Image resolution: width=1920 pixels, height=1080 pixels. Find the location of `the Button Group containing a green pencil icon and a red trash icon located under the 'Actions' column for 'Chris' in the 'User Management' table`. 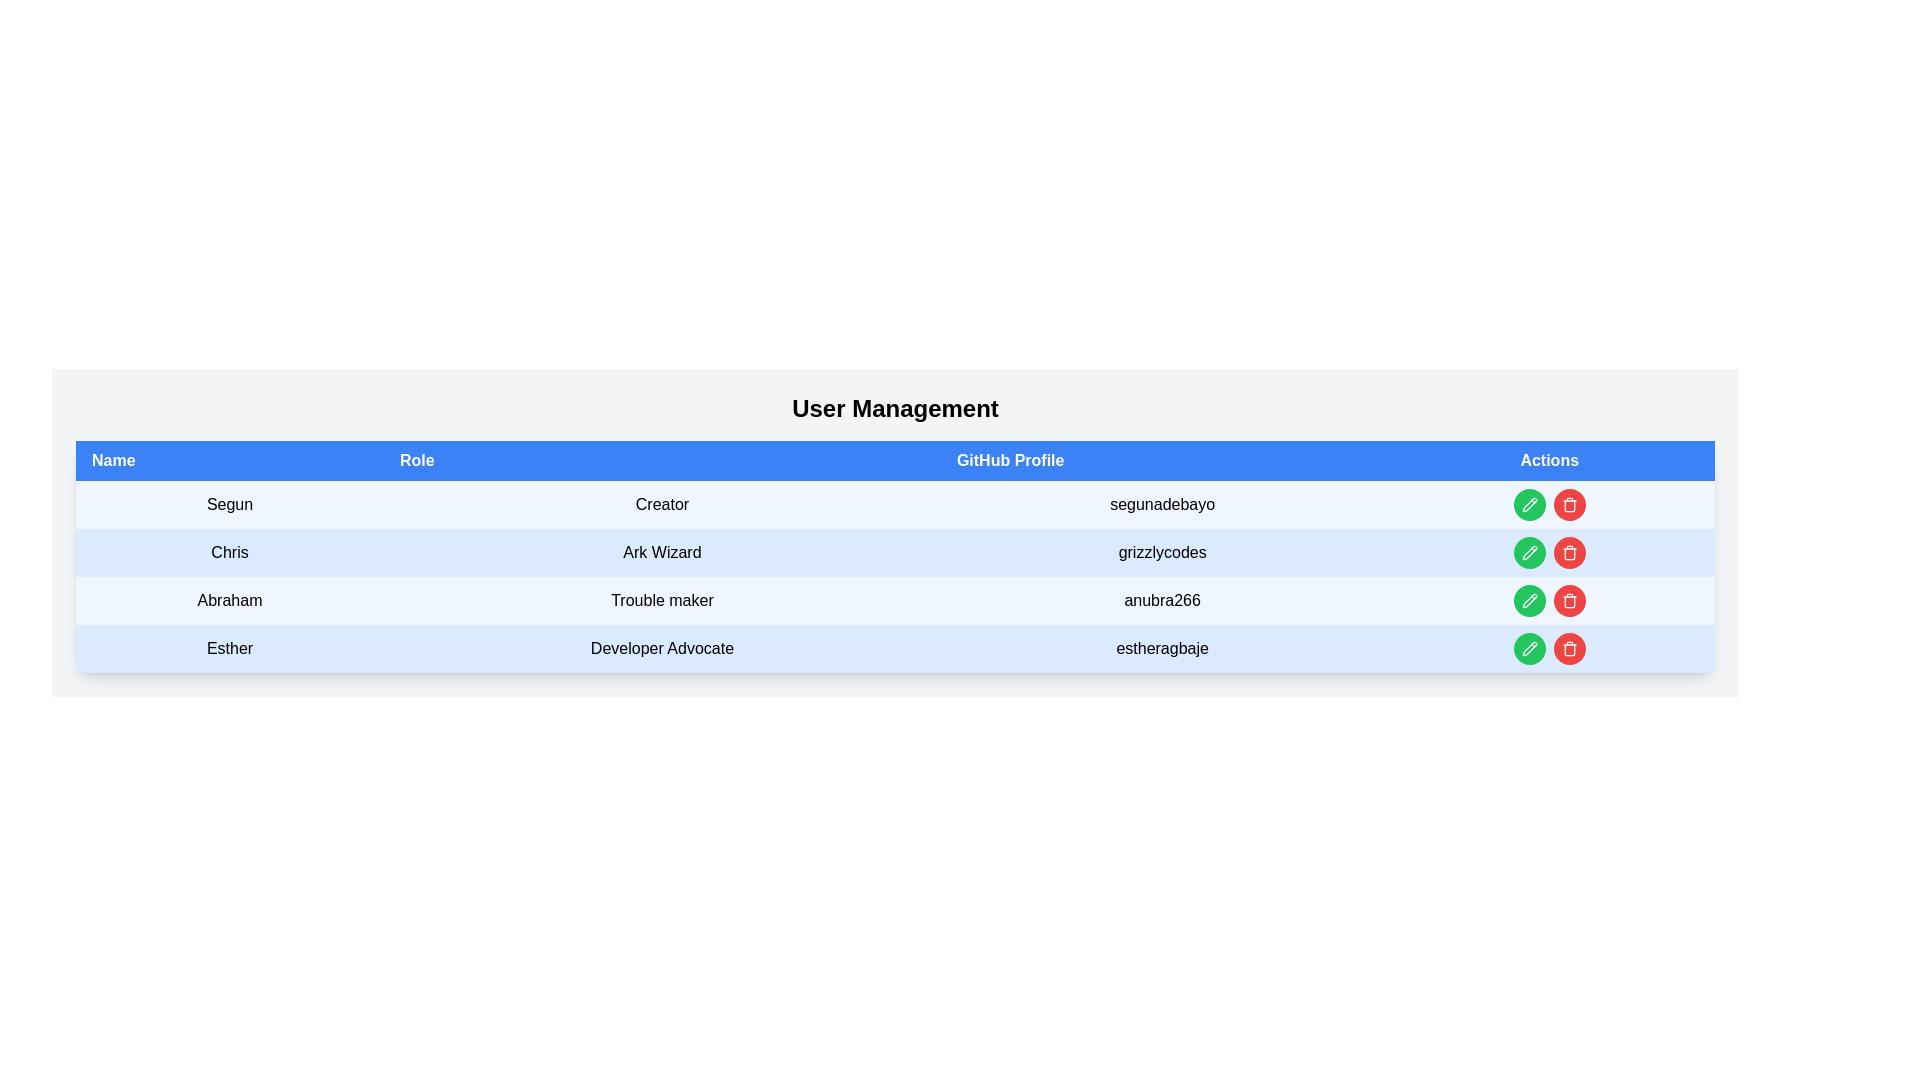

the Button Group containing a green pencil icon and a red trash icon located under the 'Actions' column for 'Chris' in the 'User Management' table is located at coordinates (1548, 552).